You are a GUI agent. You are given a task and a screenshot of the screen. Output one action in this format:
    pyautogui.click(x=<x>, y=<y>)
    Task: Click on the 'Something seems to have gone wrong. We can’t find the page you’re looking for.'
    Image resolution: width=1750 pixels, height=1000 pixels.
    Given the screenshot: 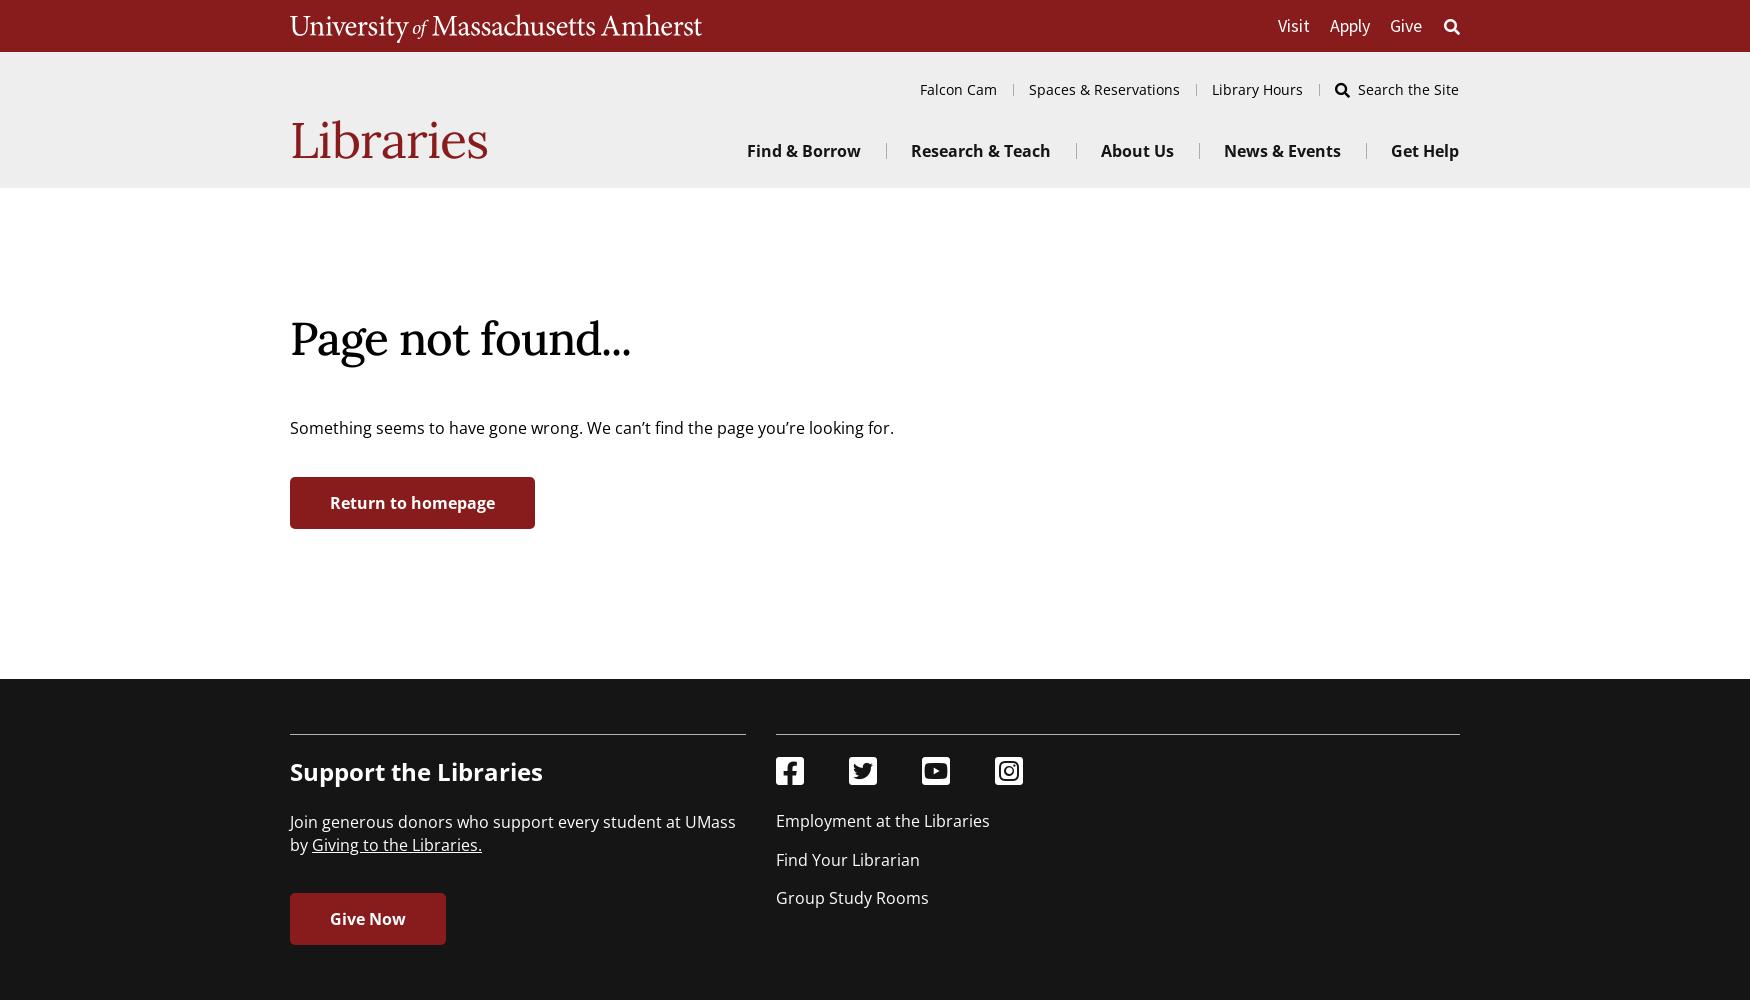 What is the action you would take?
    pyautogui.click(x=288, y=427)
    